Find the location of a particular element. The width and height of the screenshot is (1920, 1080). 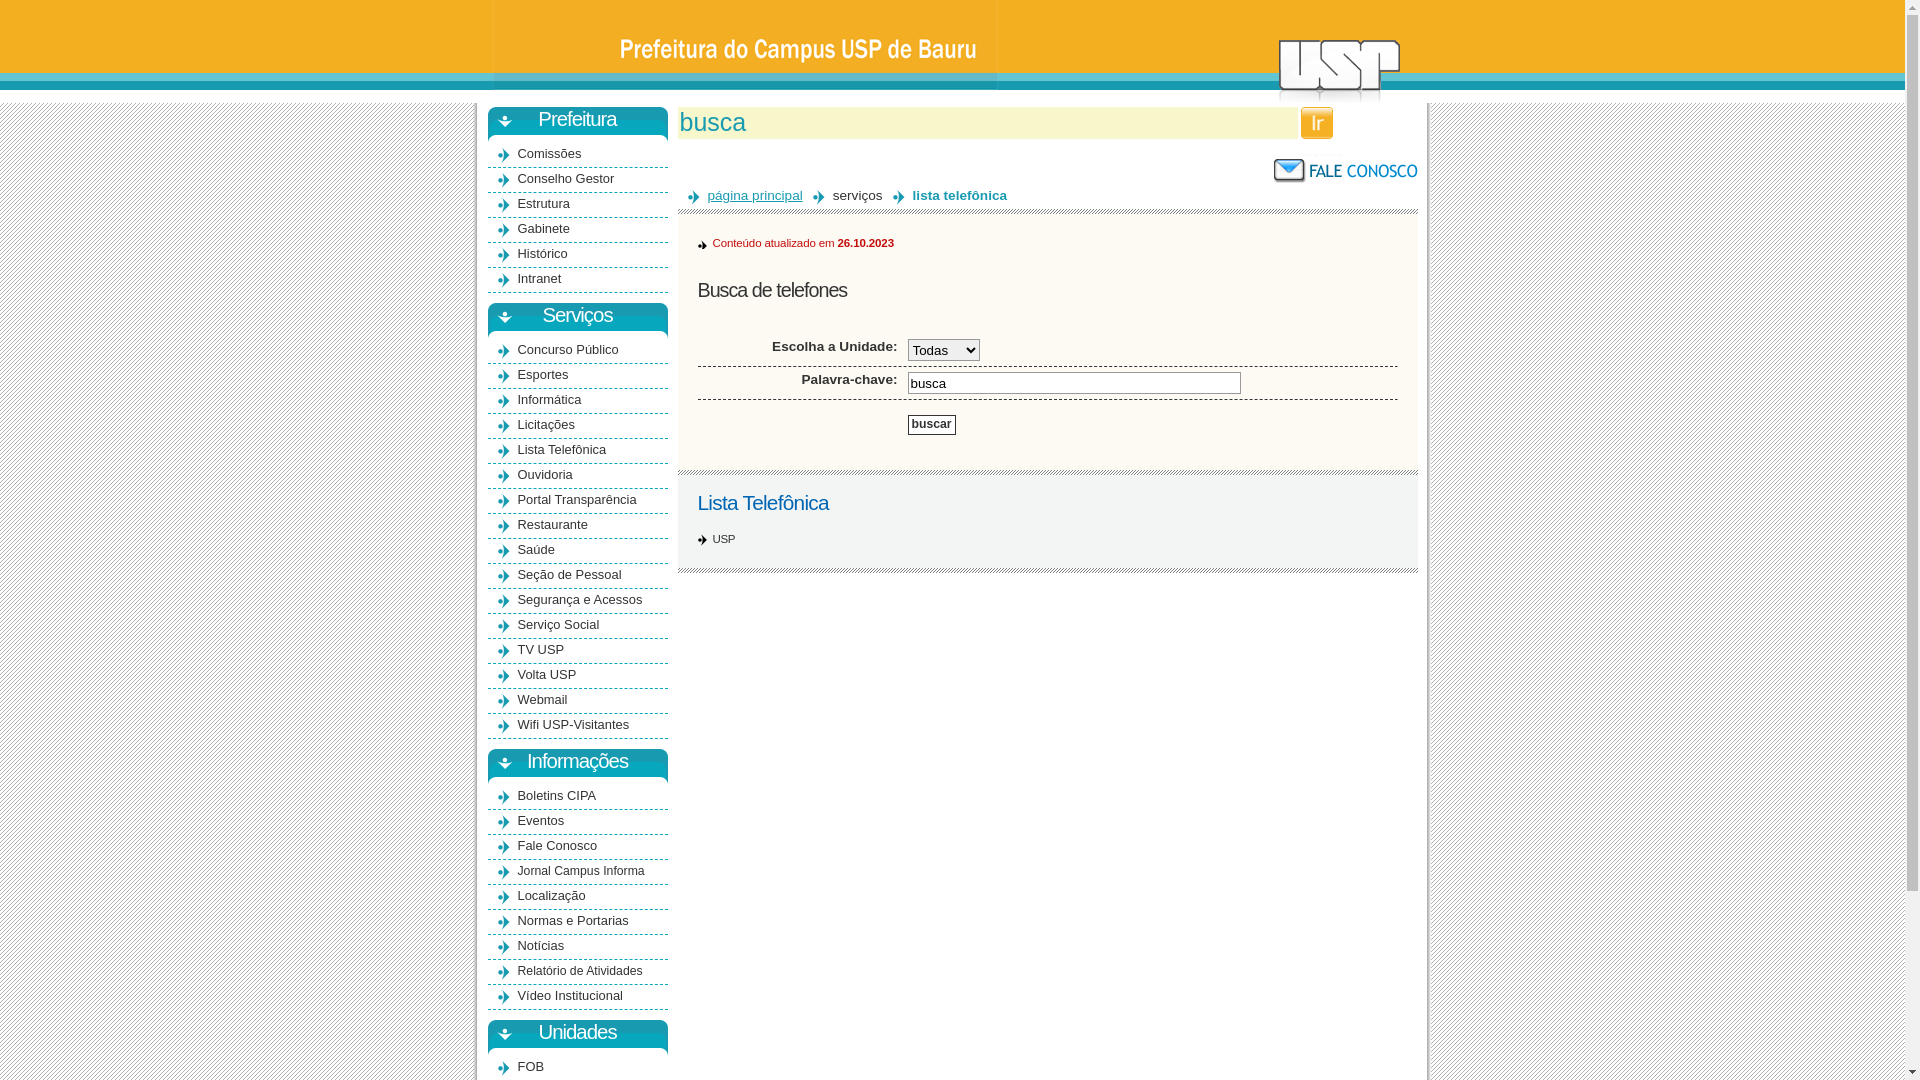

'Restaurante' is located at coordinates (552, 523).